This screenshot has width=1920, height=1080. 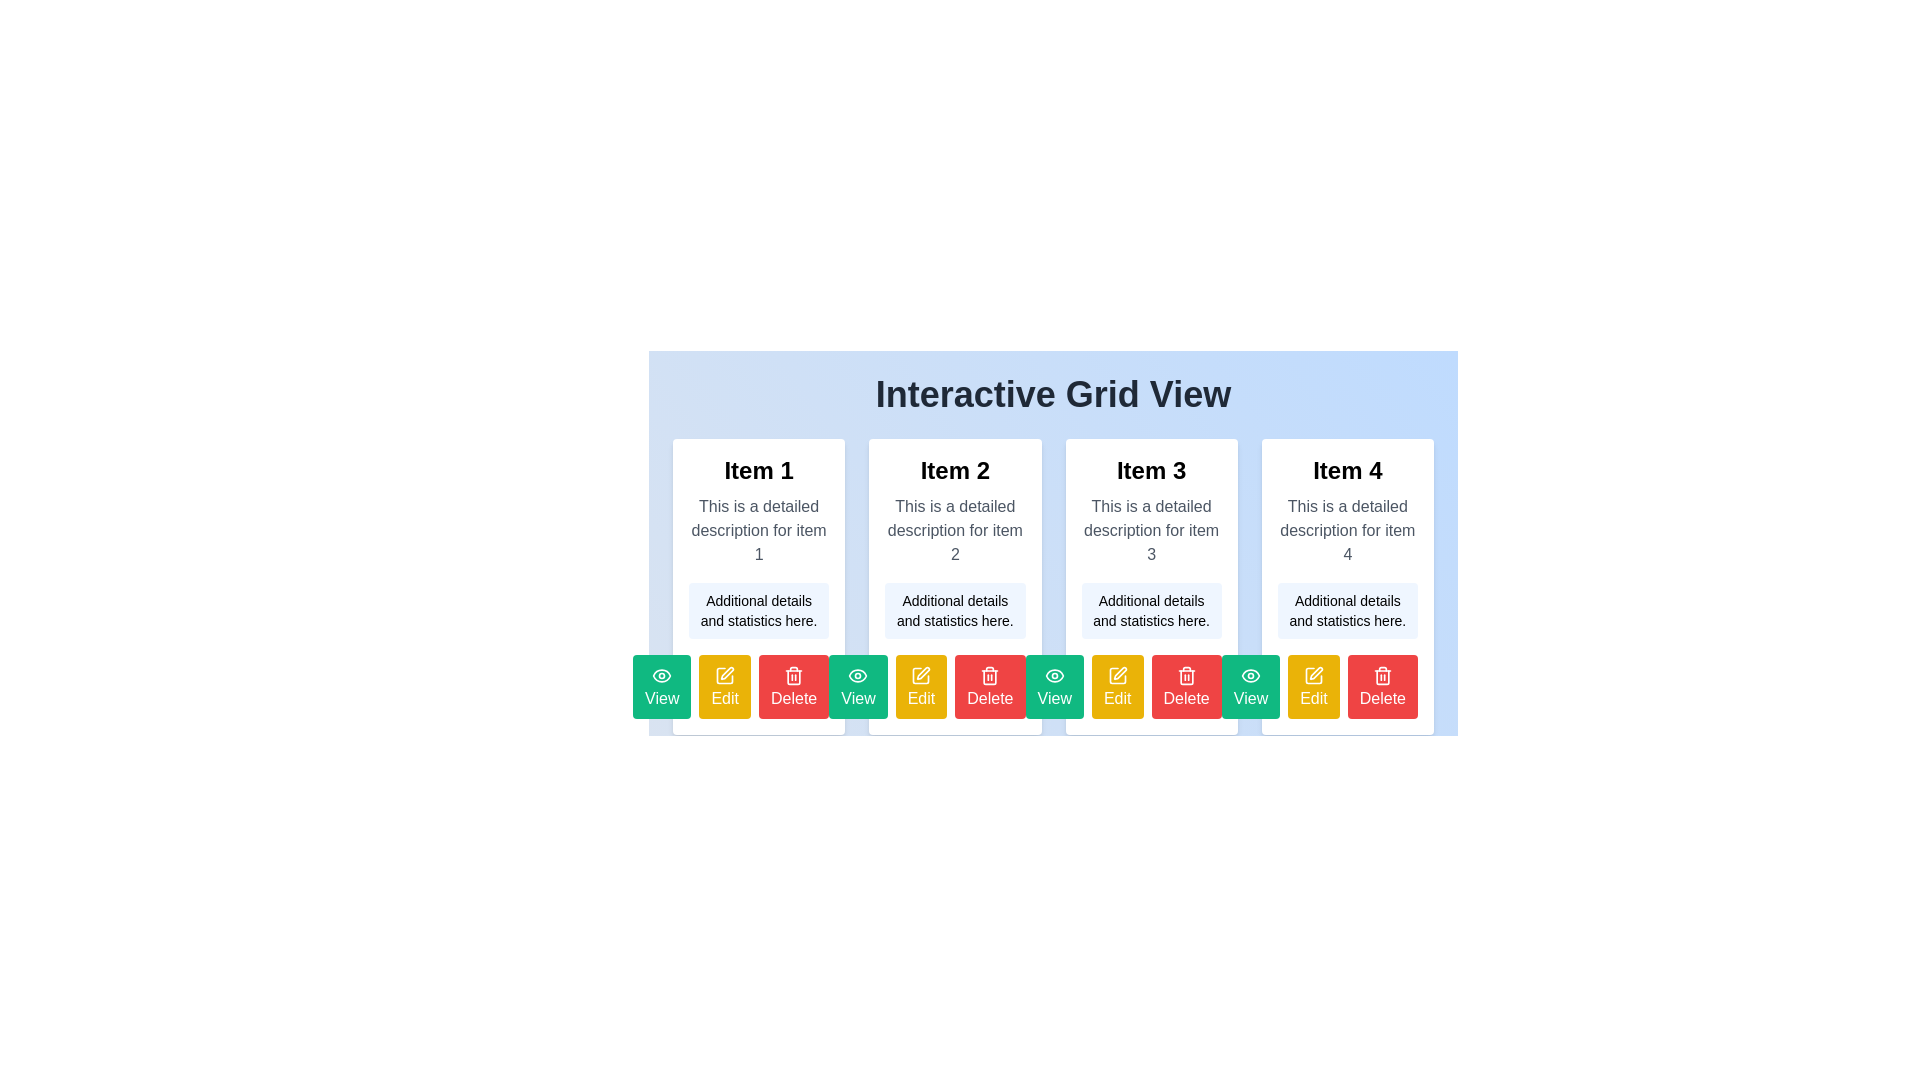 What do you see at coordinates (954, 585) in the screenshot?
I see `the rectangular card with a white background titled 'Item 2', which is the second item in the grid layout positioned between 'Item 1' and 'Item 3'` at bounding box center [954, 585].